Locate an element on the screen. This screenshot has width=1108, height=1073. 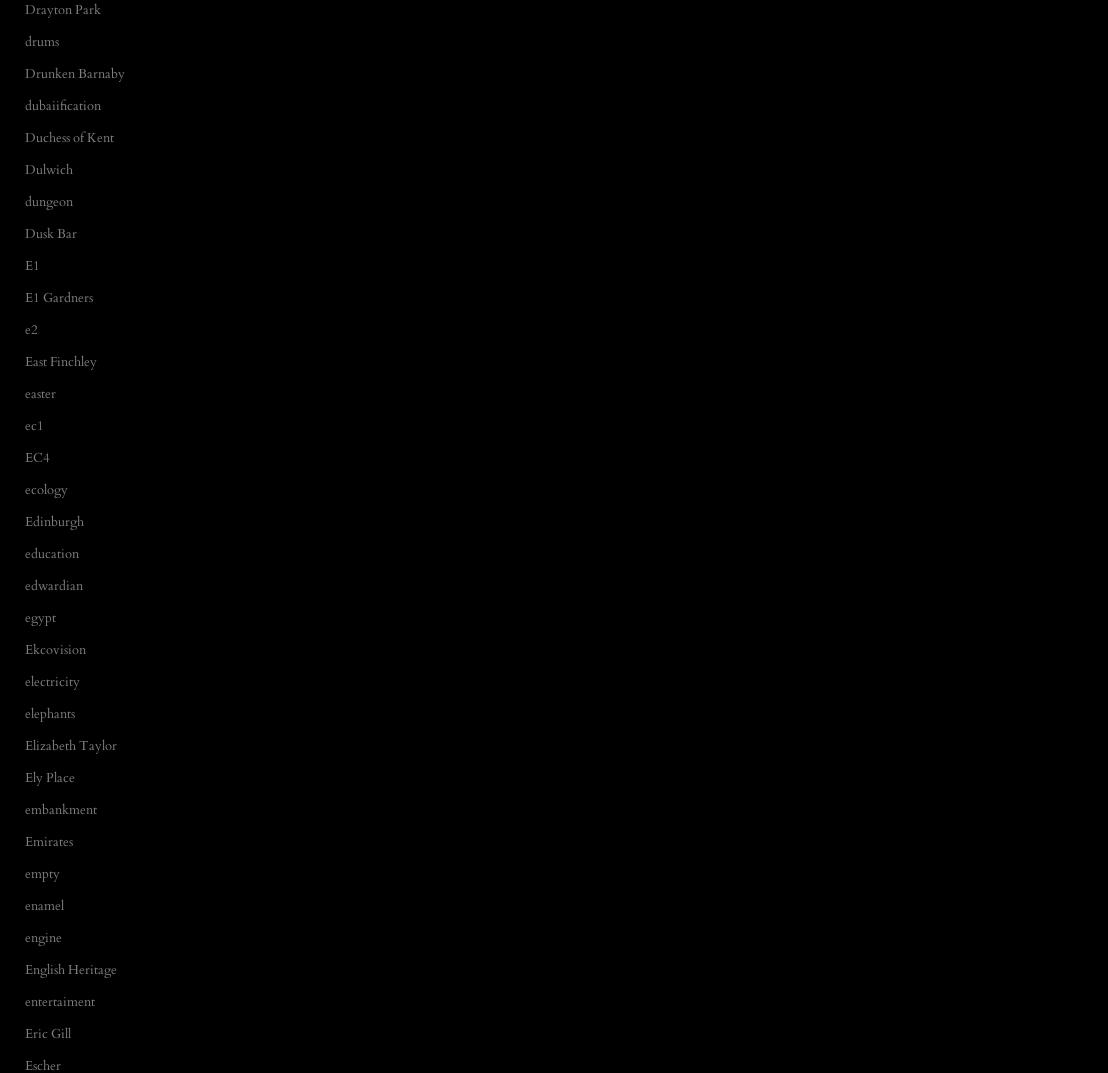
'egypt' is located at coordinates (25, 615).